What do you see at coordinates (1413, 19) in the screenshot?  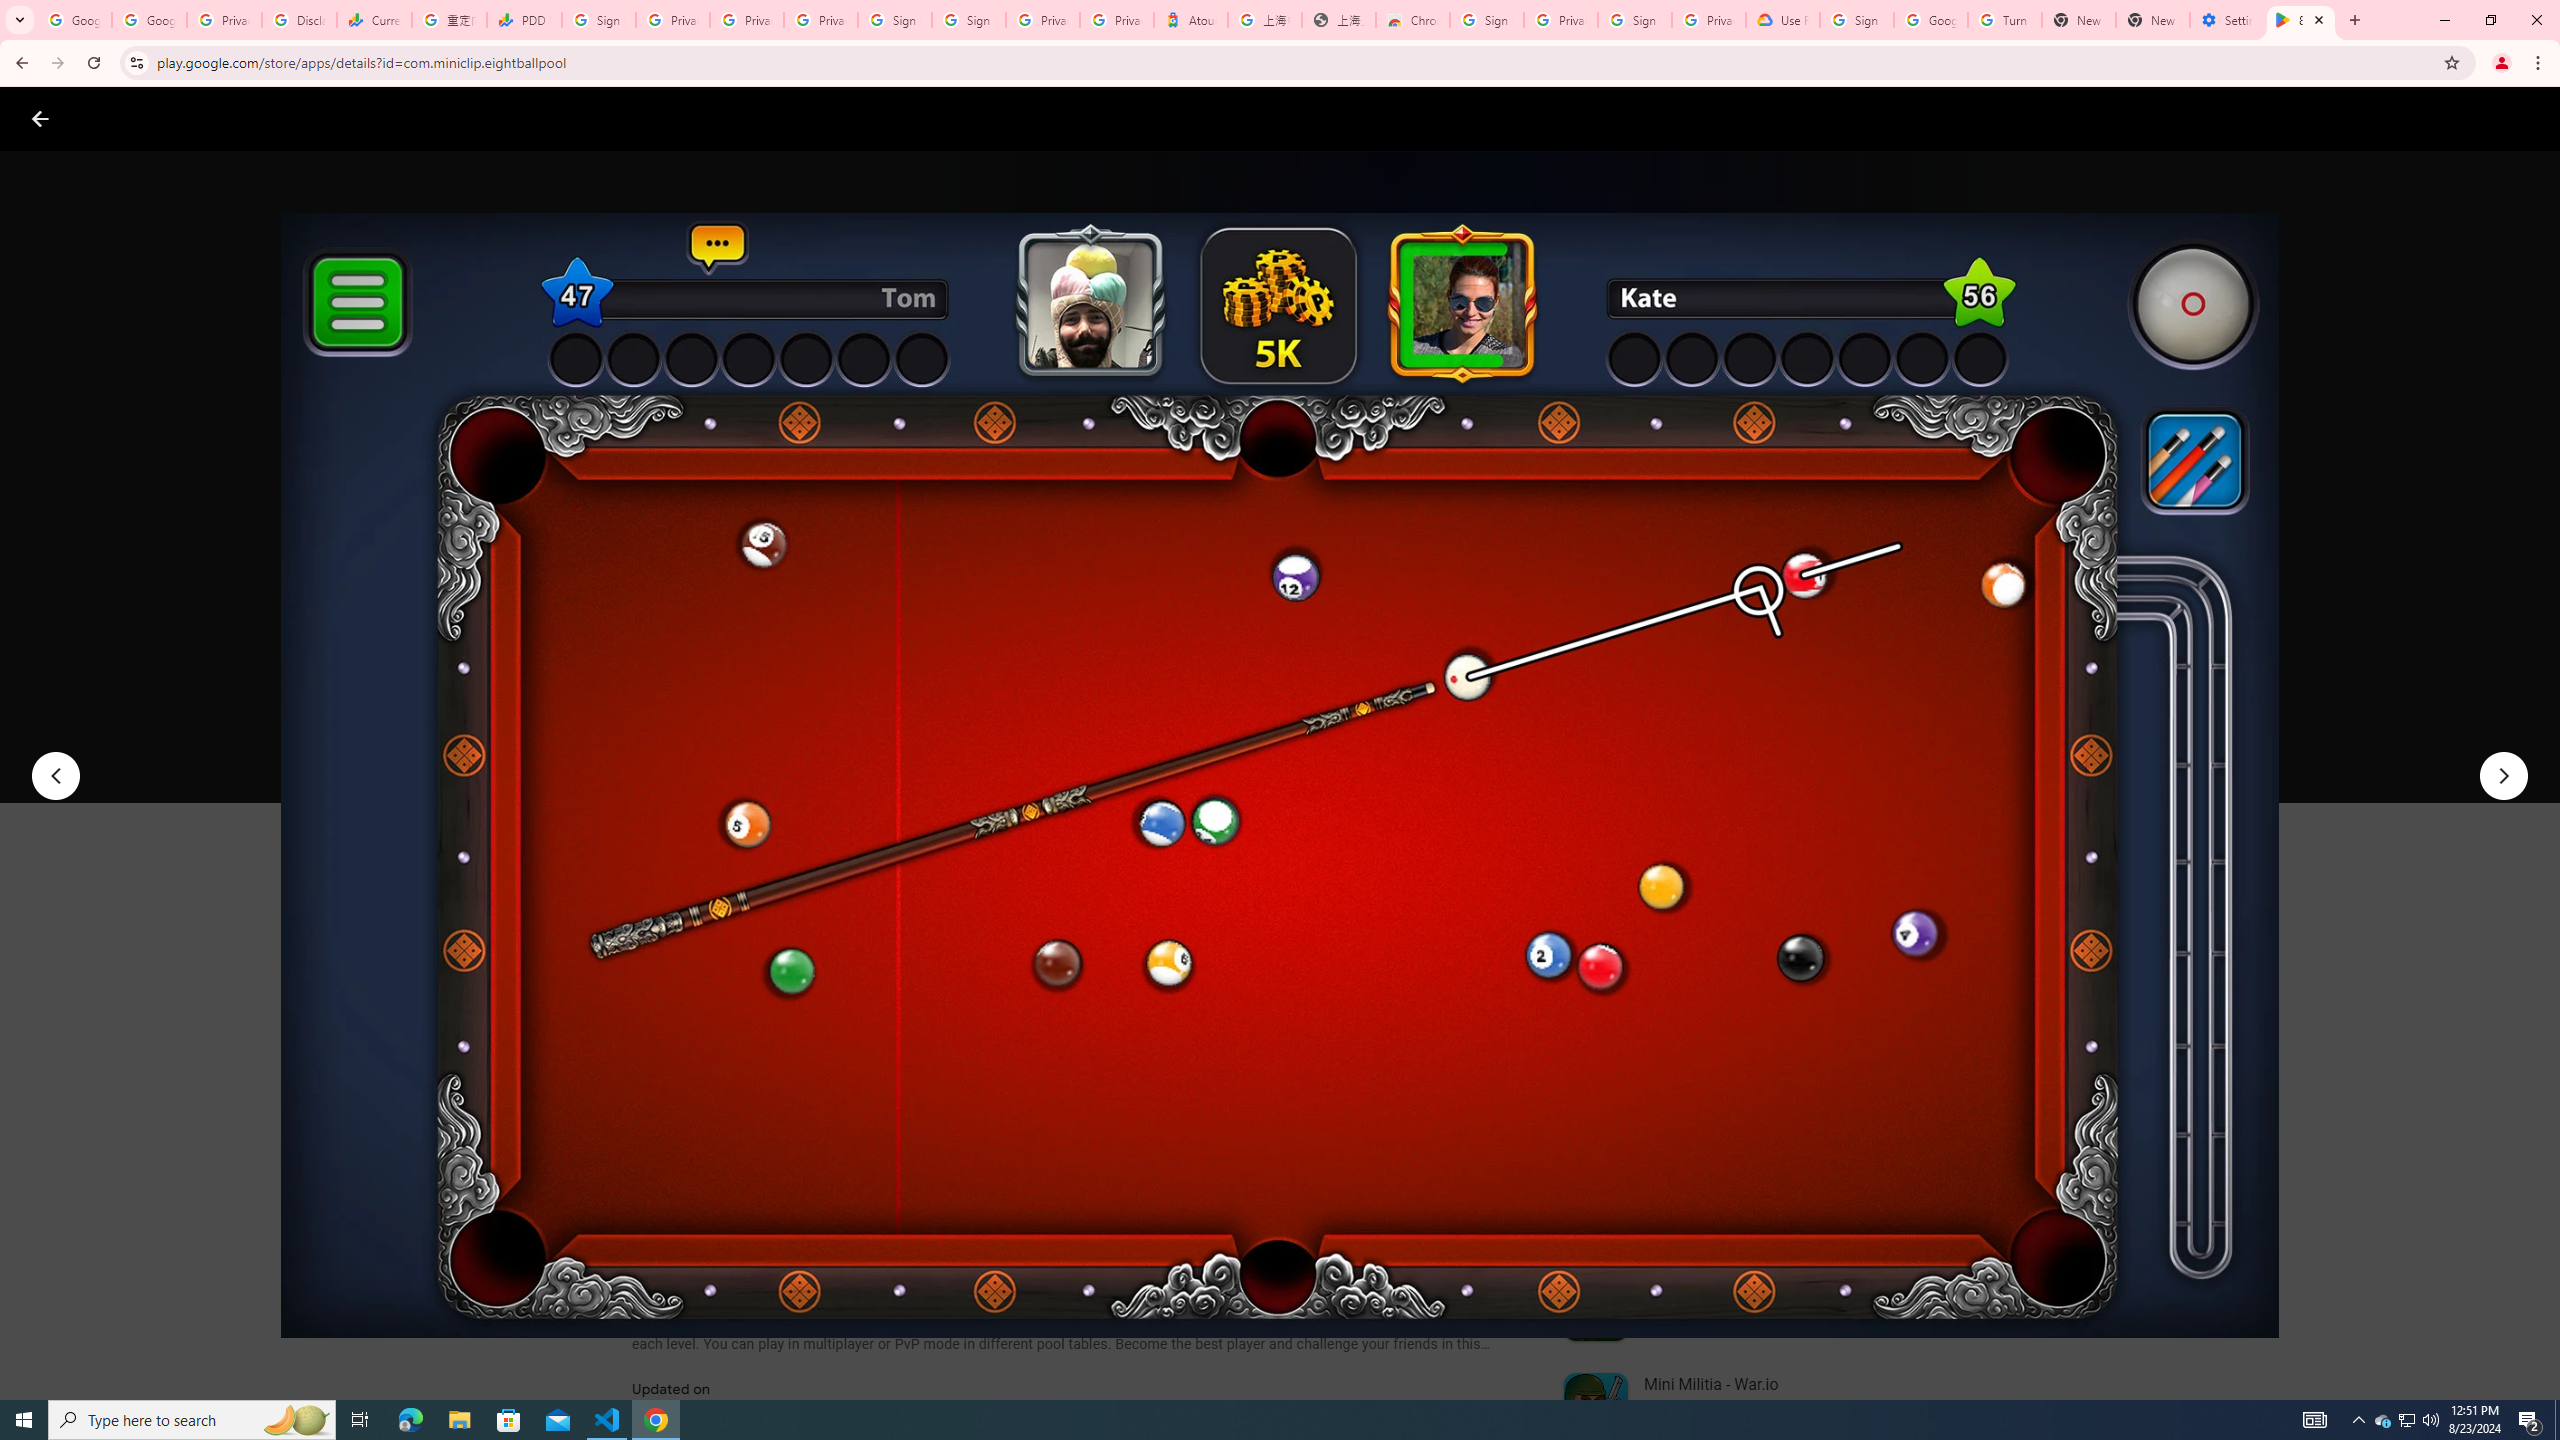 I see `'Chrome Web Store - Color themes by Chrome'` at bounding box center [1413, 19].